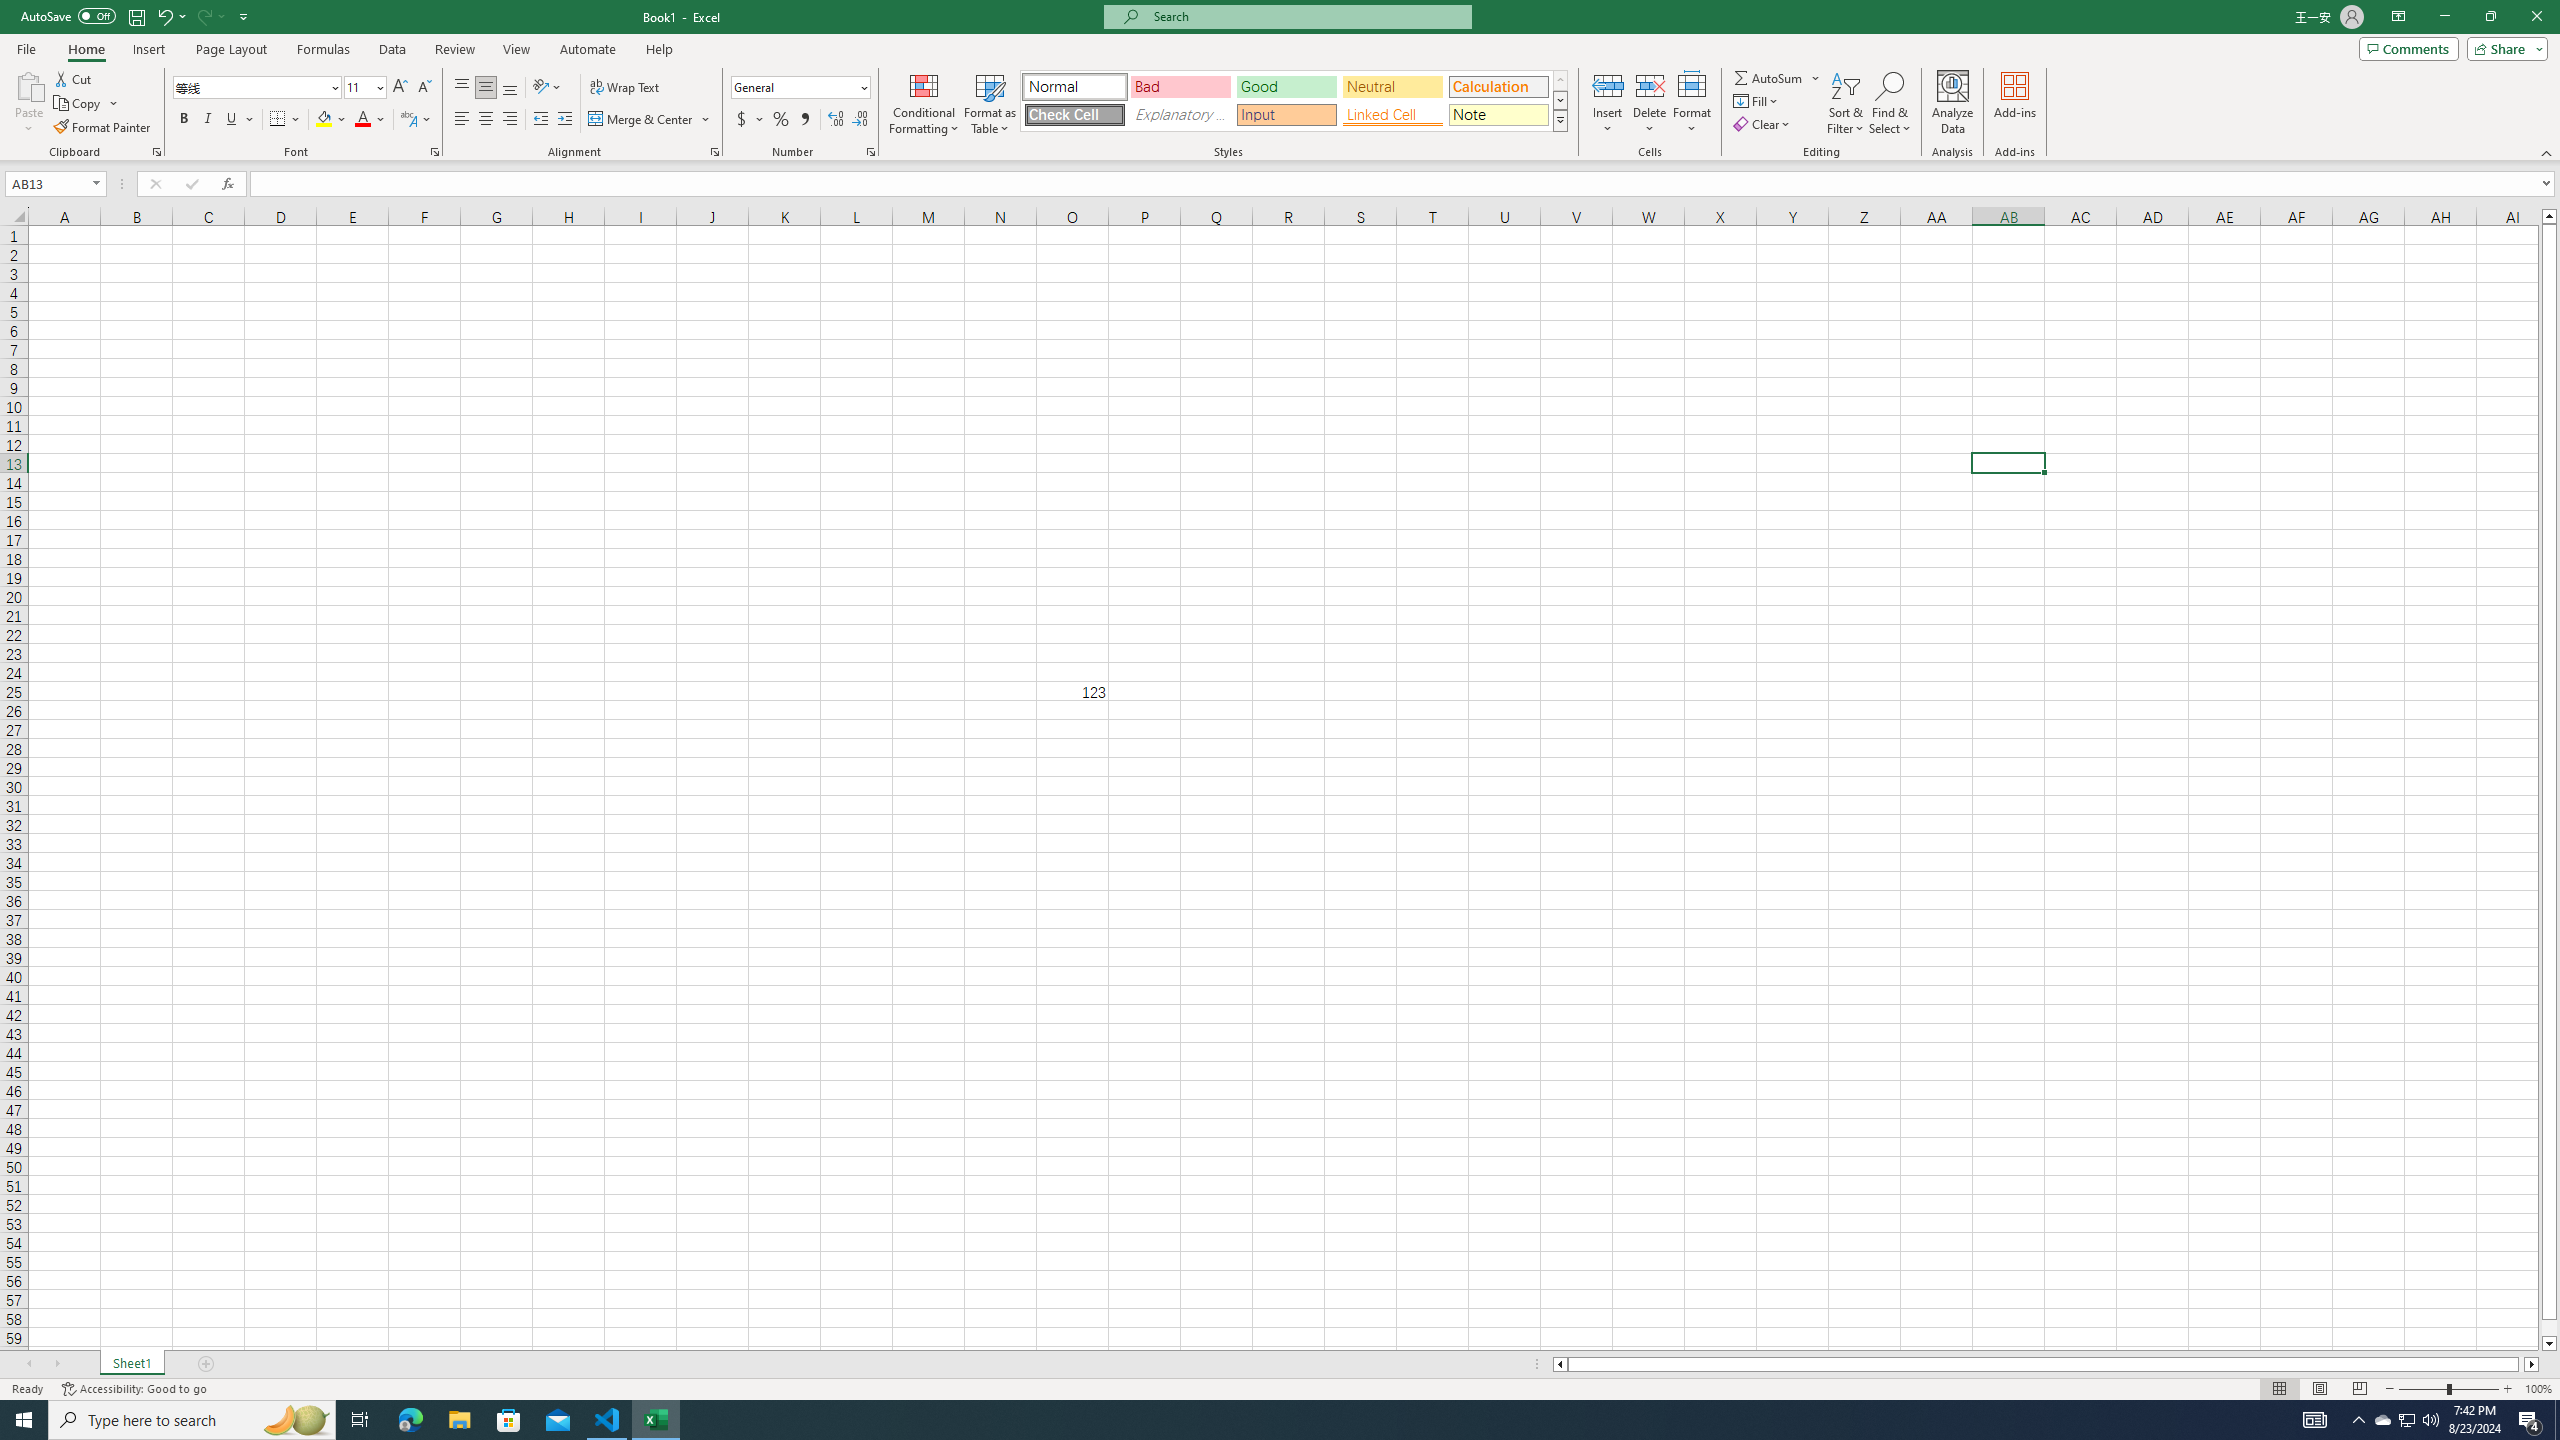 The width and height of the screenshot is (2560, 1440). What do you see at coordinates (2520, 1363) in the screenshot?
I see `'Page right'` at bounding box center [2520, 1363].